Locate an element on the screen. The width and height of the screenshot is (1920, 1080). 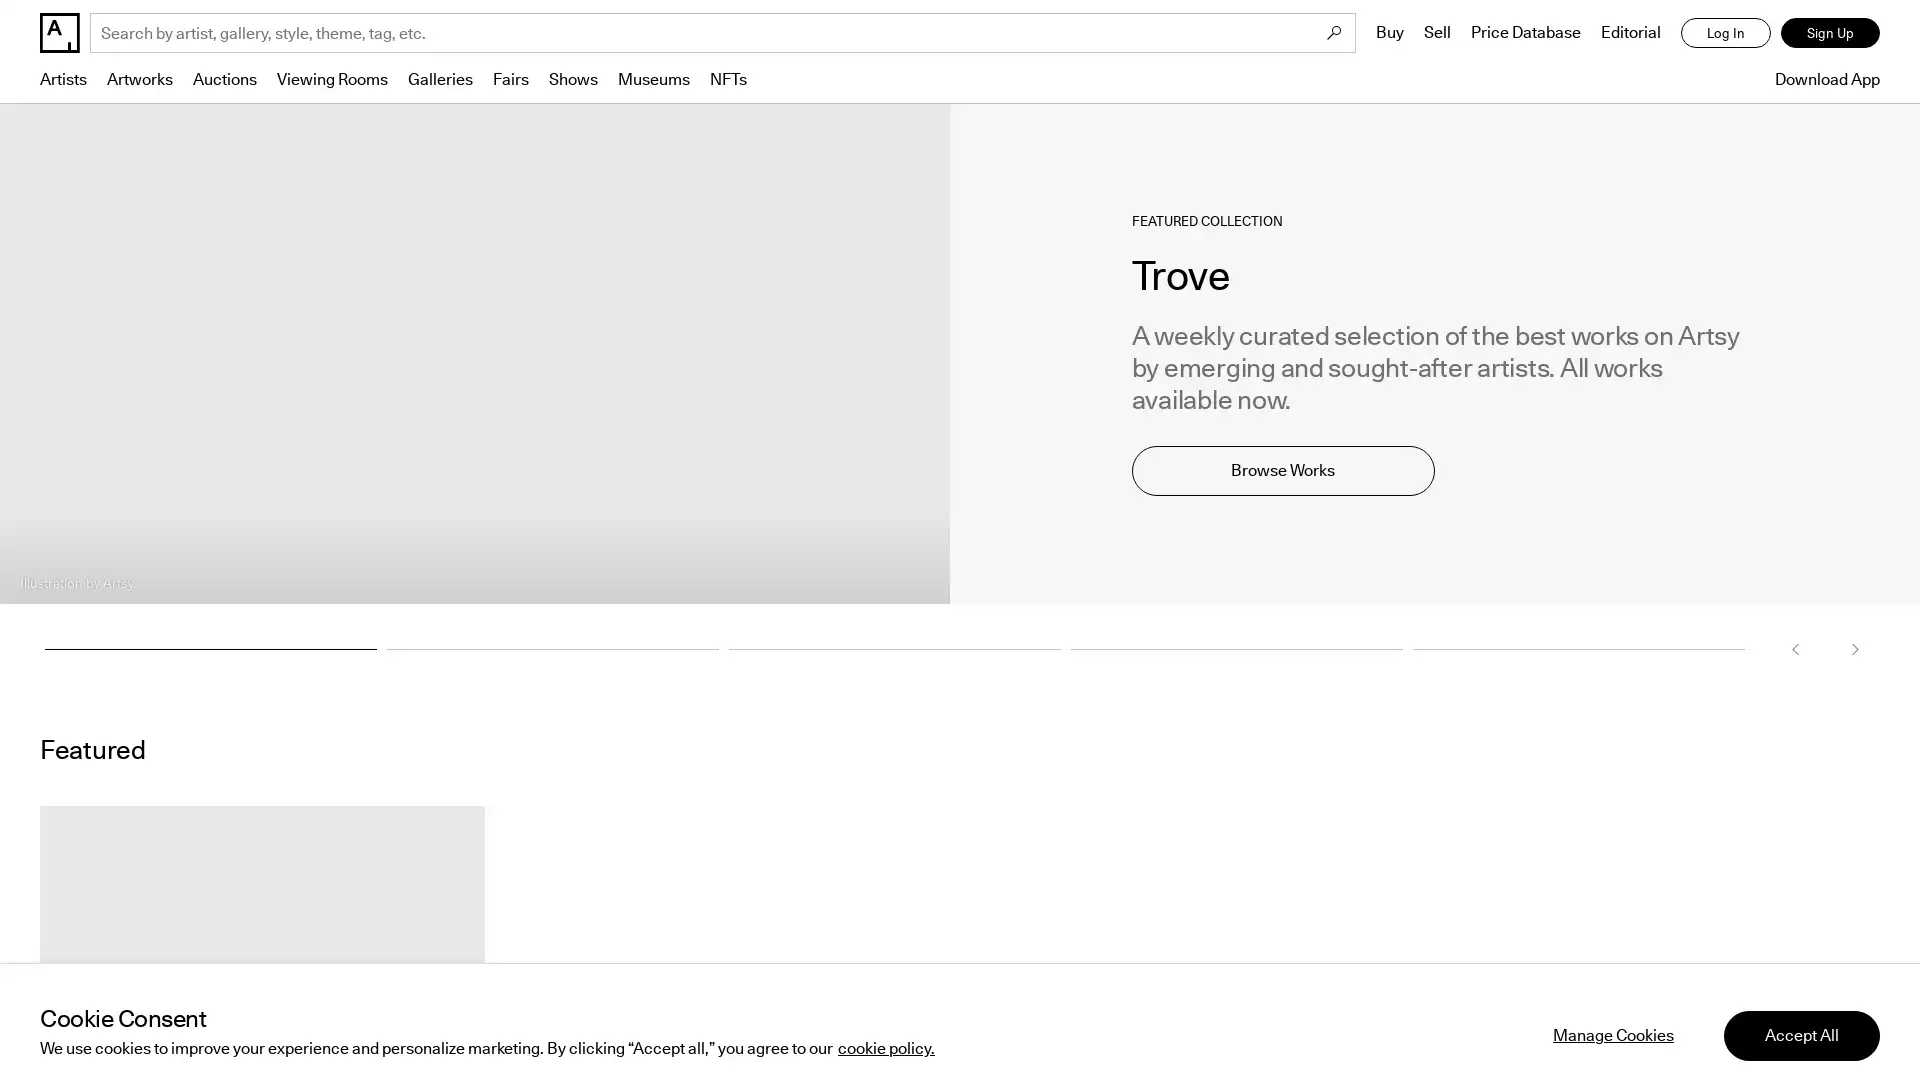
Log In is located at coordinates (1725, 33).